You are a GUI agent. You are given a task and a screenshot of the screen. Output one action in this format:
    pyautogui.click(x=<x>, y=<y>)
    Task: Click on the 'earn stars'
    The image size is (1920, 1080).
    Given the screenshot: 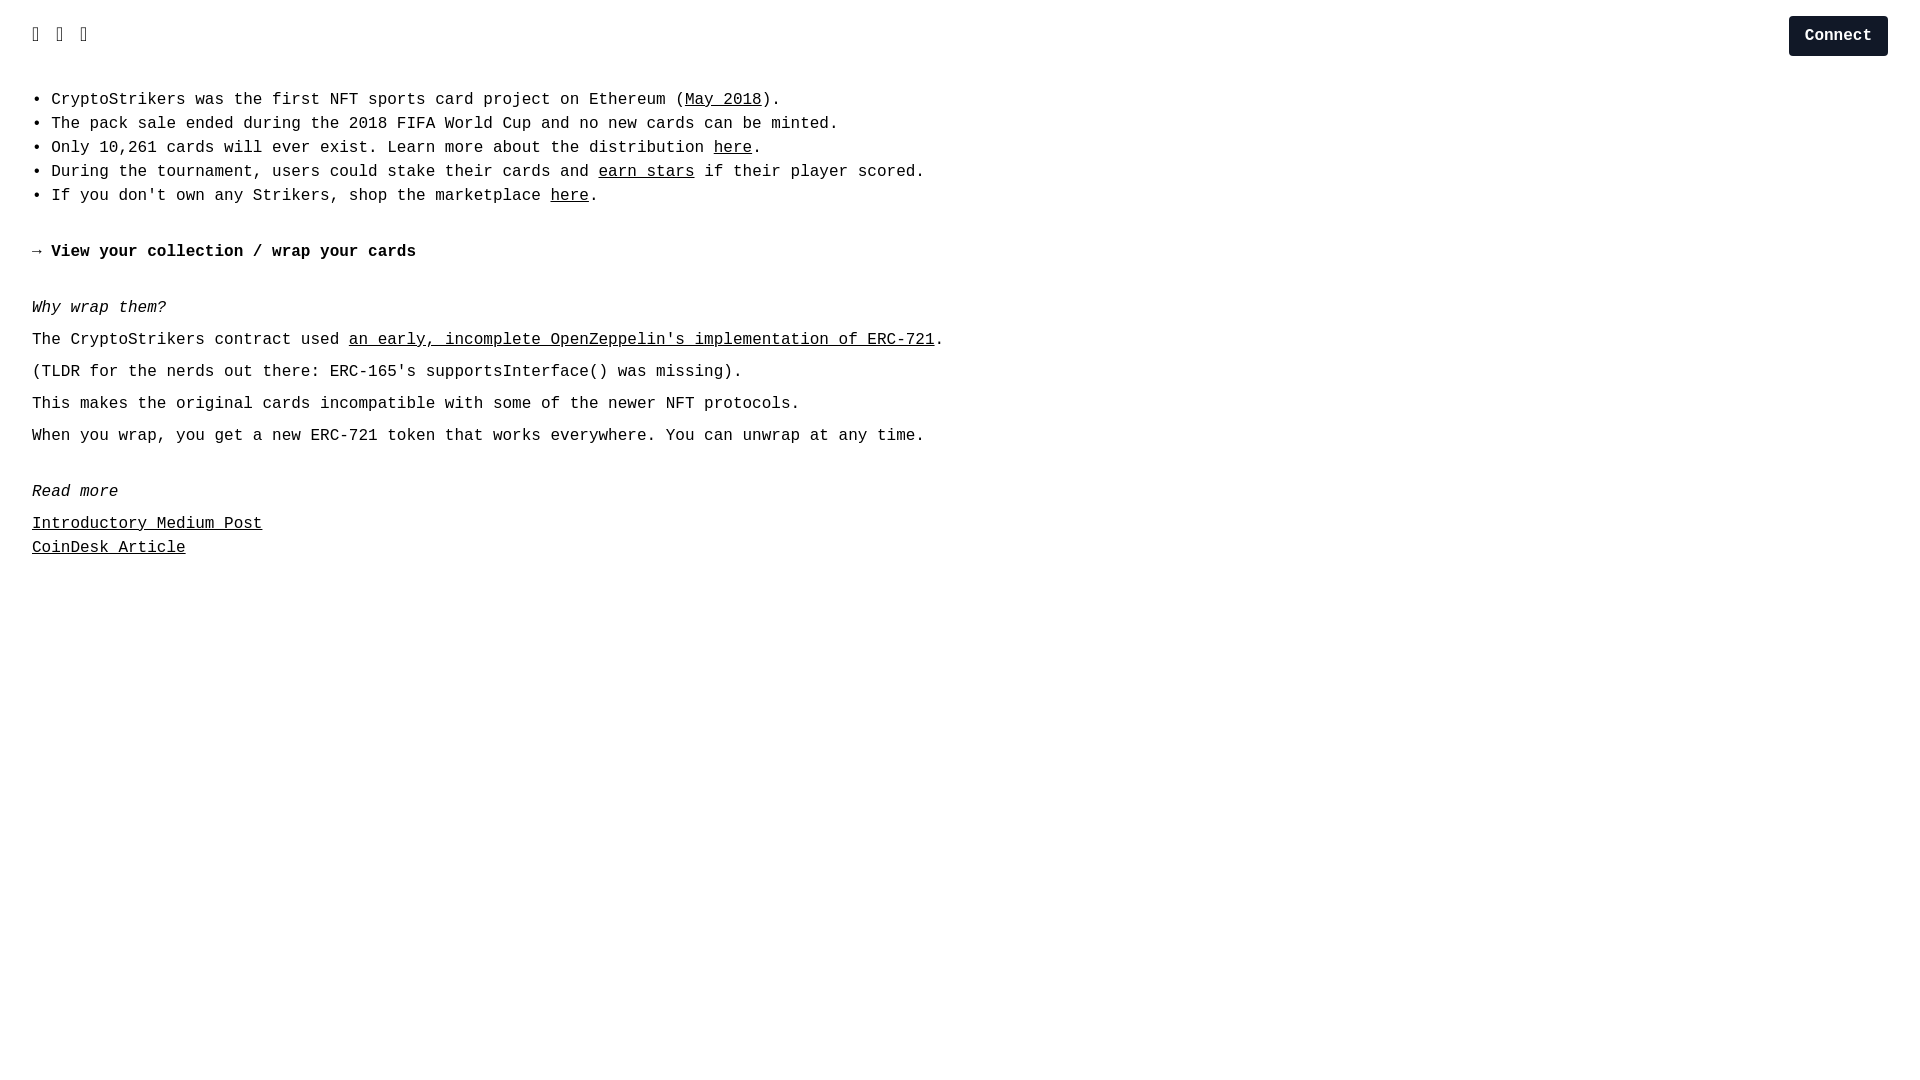 What is the action you would take?
    pyautogui.click(x=646, y=171)
    